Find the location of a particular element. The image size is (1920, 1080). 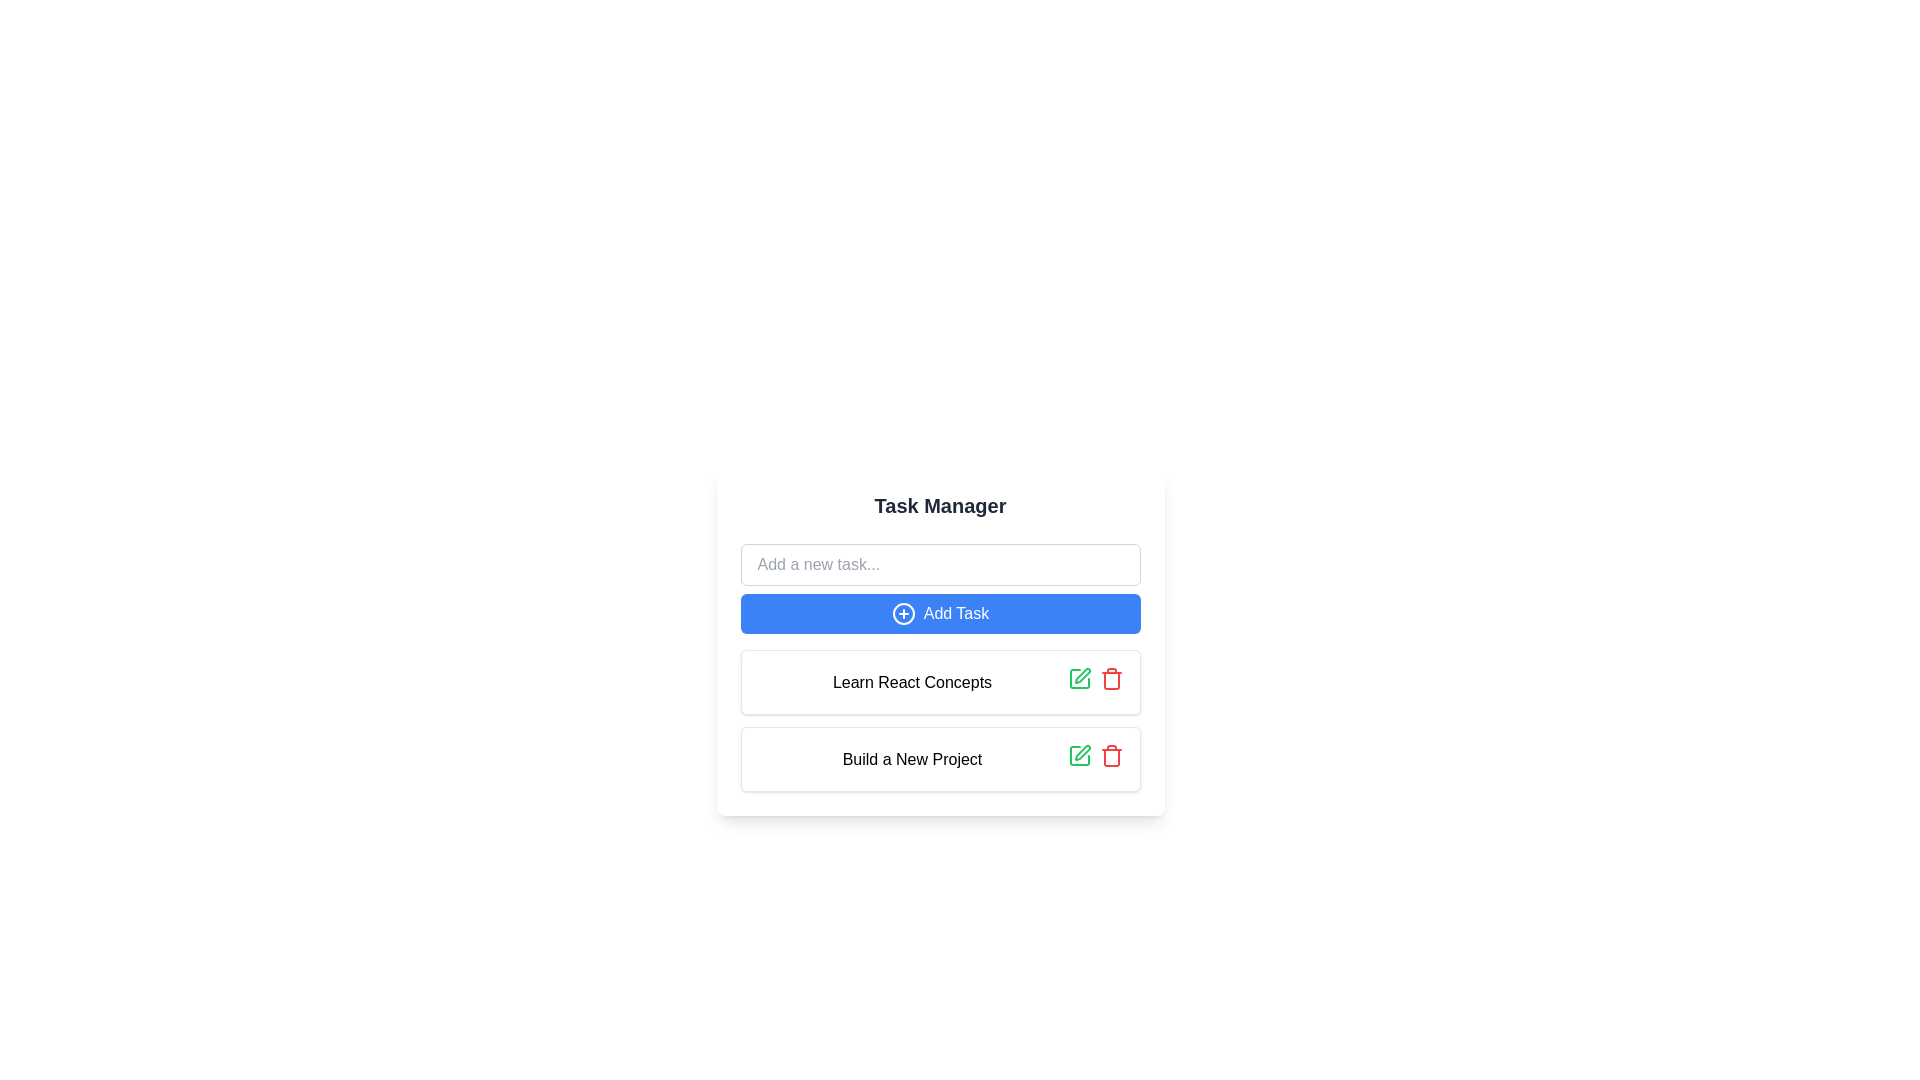

text from the task label positioned as the first visible item in the task management interface, located below the 'Add Task' button is located at coordinates (911, 681).